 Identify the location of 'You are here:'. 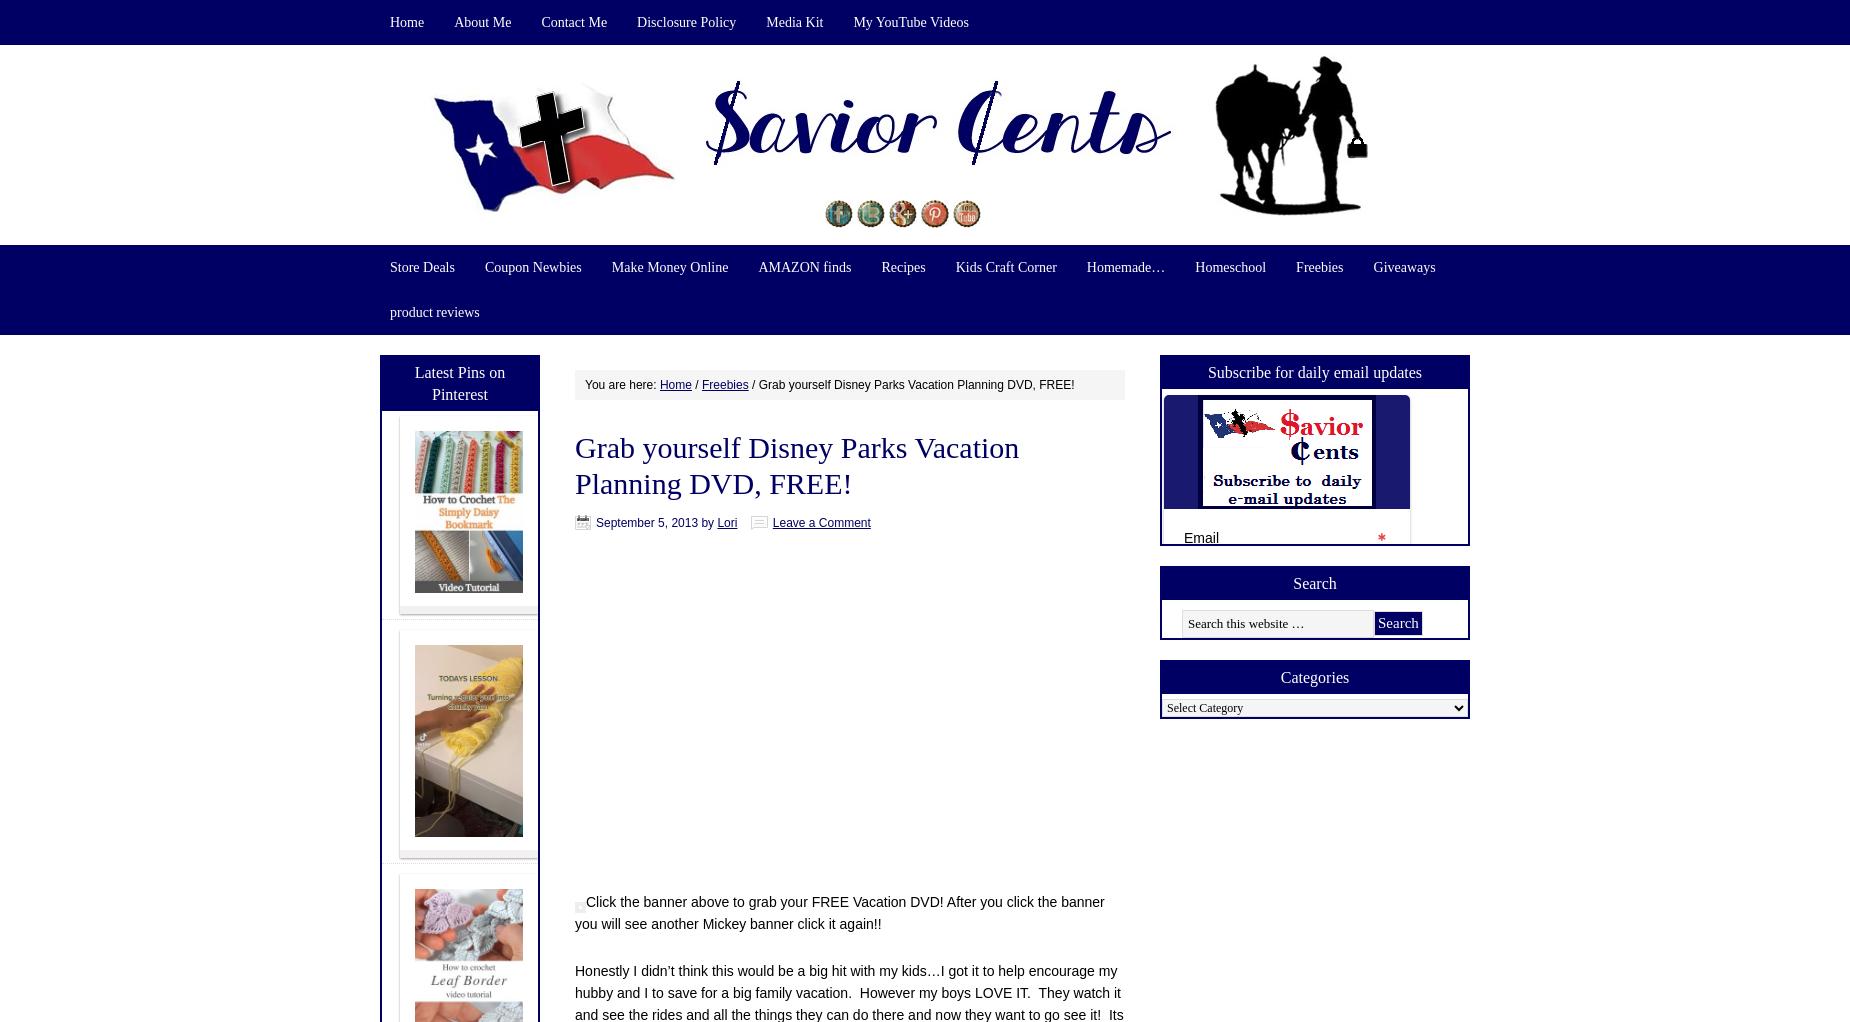
(584, 383).